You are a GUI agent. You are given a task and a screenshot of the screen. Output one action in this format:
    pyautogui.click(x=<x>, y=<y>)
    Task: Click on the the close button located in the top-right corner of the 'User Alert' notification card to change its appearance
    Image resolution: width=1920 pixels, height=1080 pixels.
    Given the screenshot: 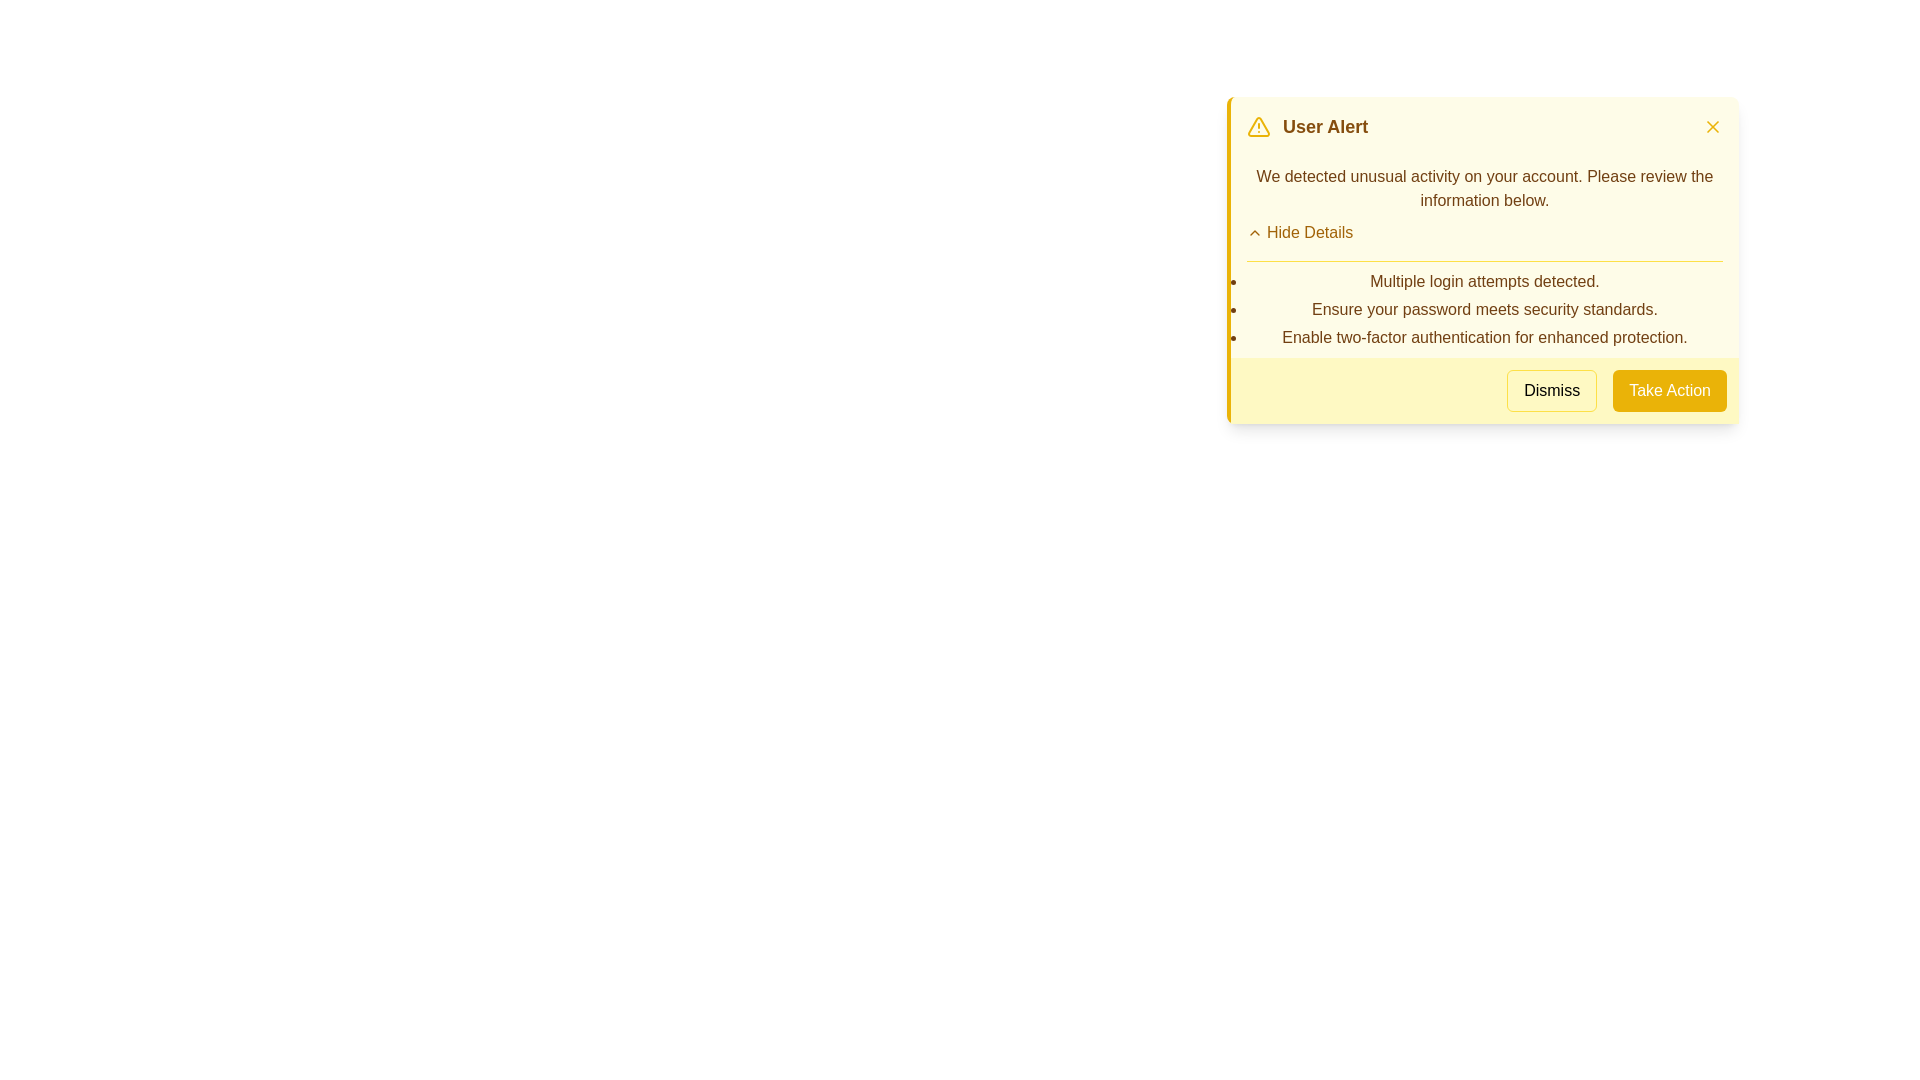 What is the action you would take?
    pyautogui.click(x=1712, y=127)
    